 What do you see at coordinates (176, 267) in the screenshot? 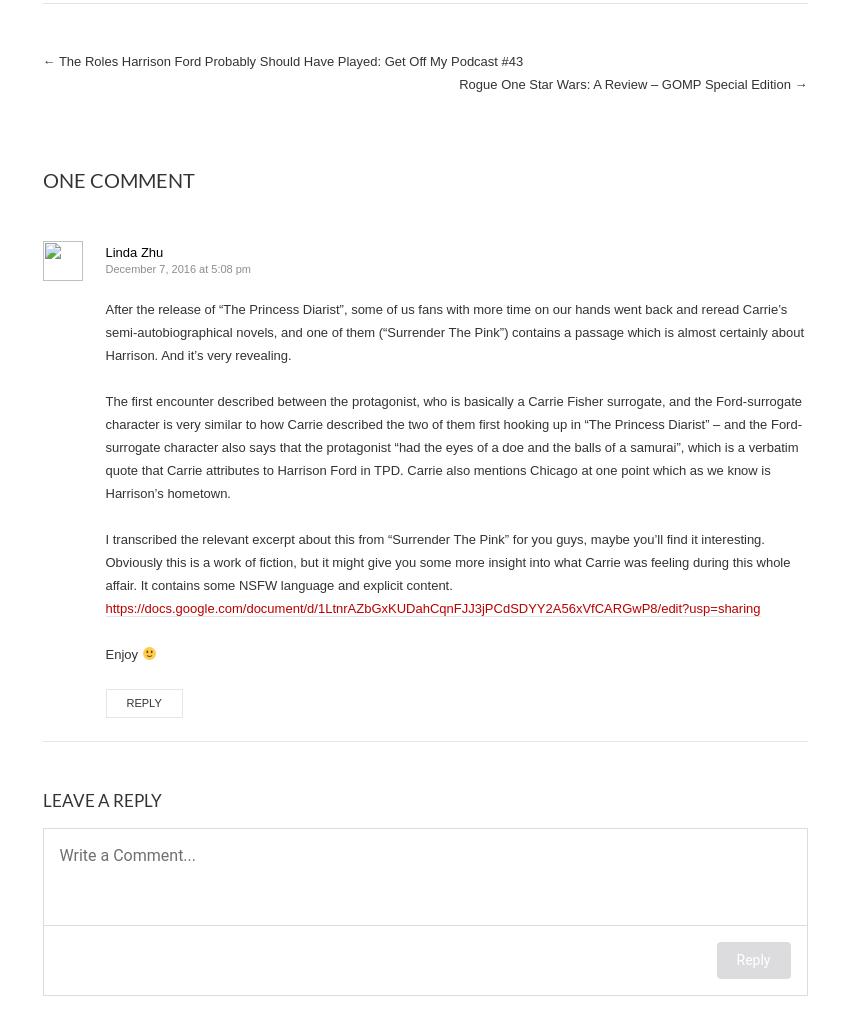
I see `'December 7, 2016 at 5:08 pm'` at bounding box center [176, 267].